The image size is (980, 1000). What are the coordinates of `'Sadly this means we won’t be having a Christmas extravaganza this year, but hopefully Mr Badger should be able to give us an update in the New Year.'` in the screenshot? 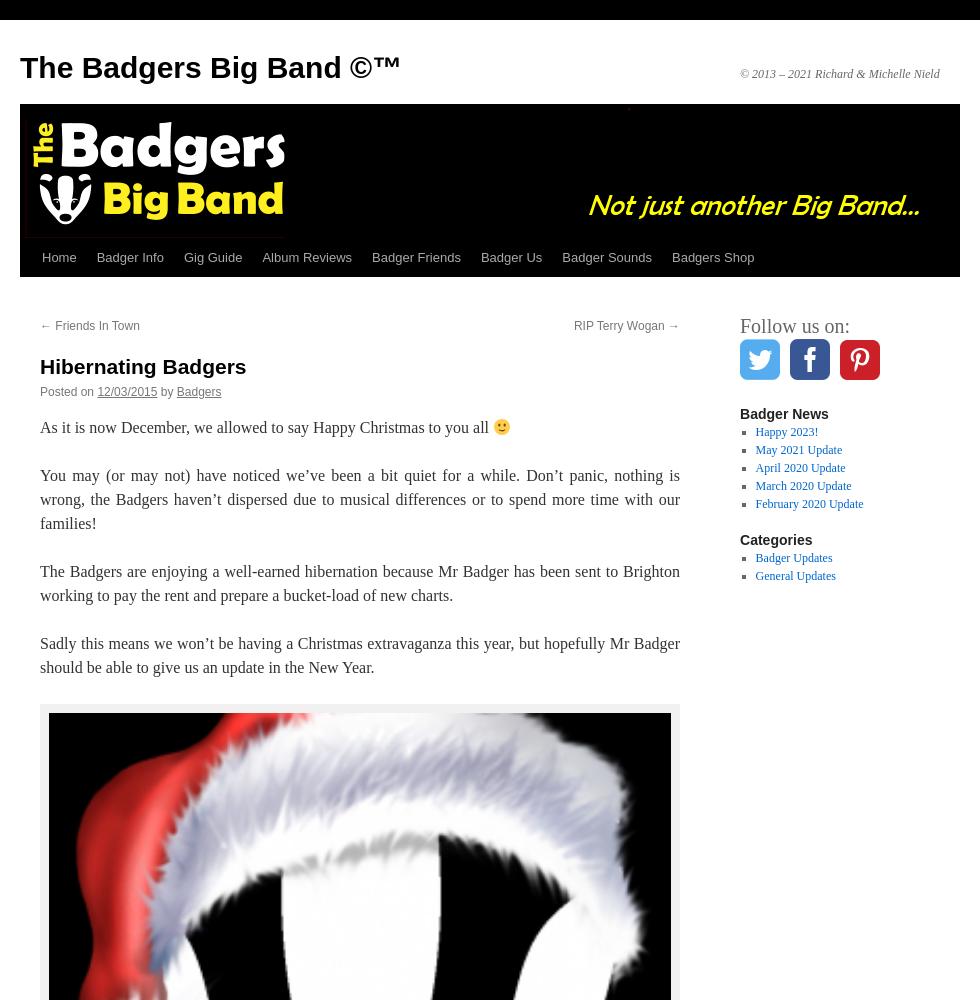 It's located at (359, 655).